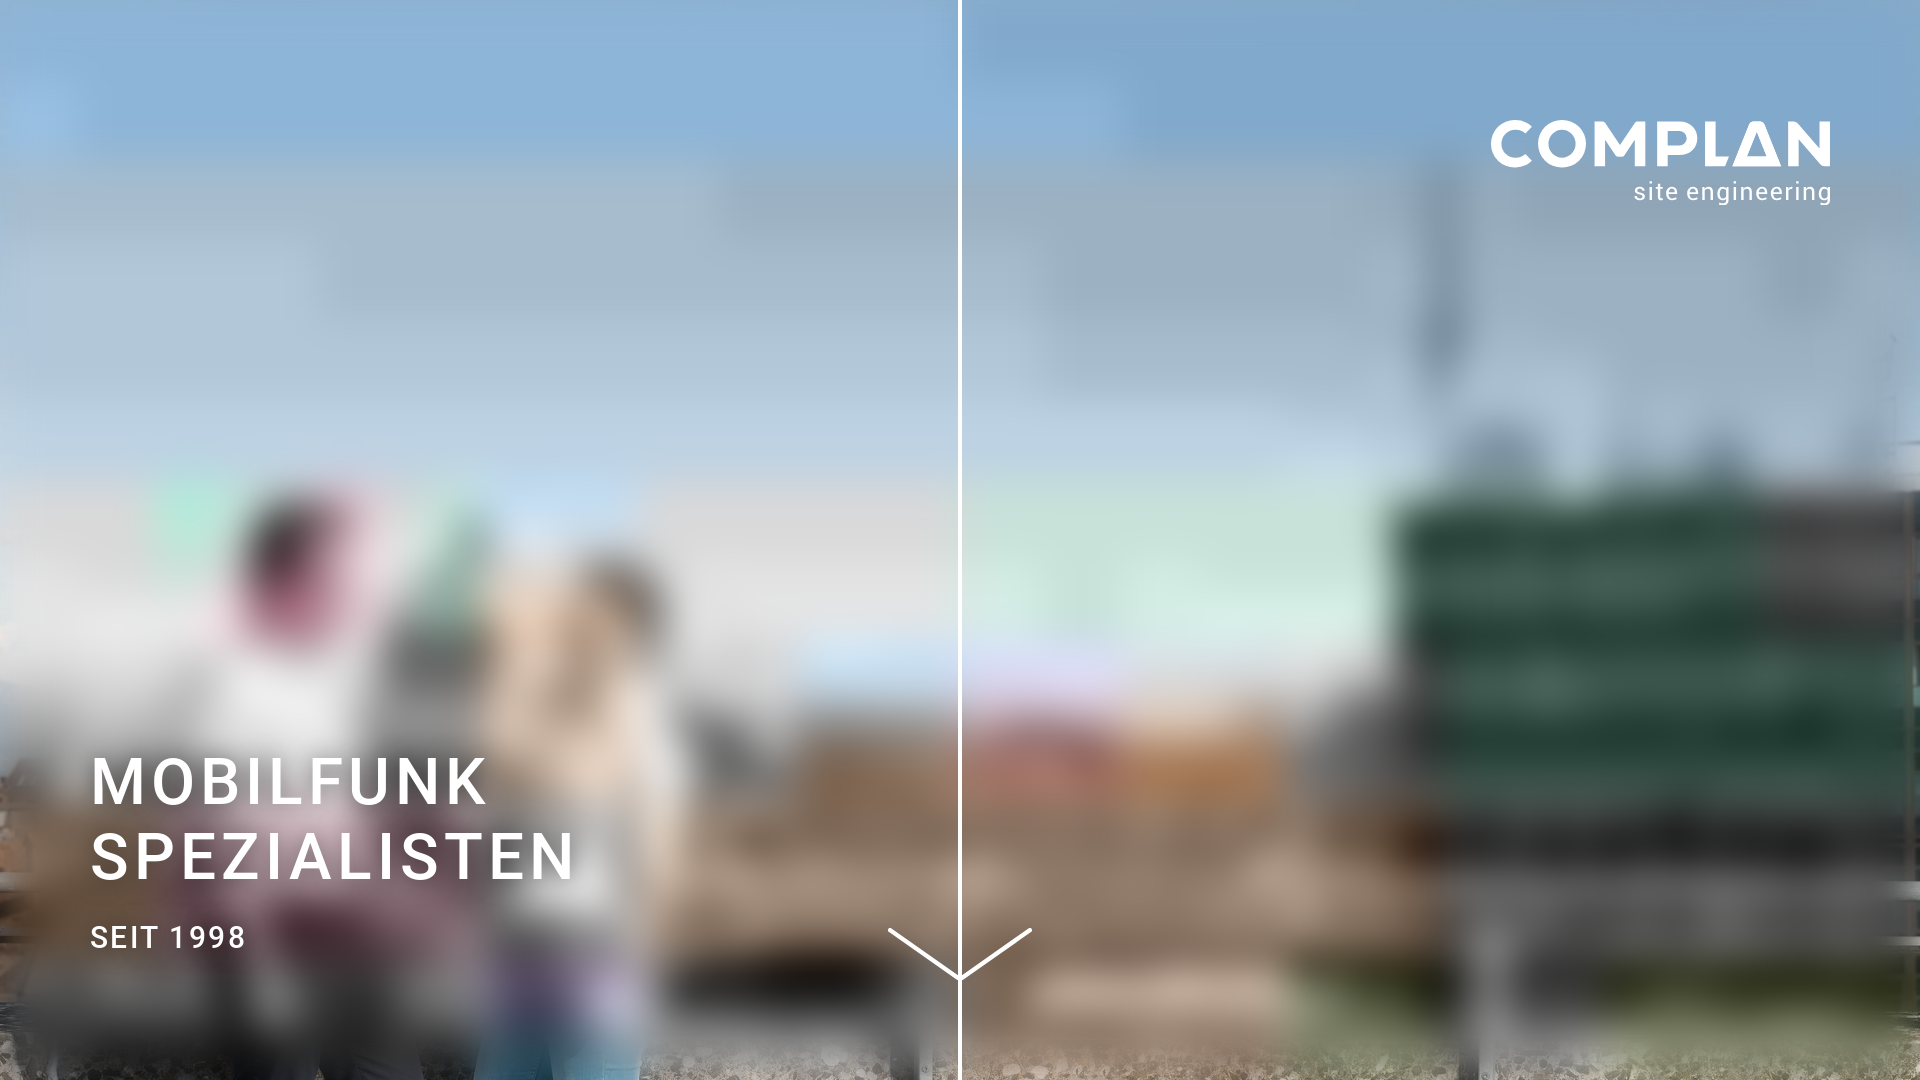 This screenshot has height=1080, width=1920. I want to click on 'Complan', so click(1660, 166).